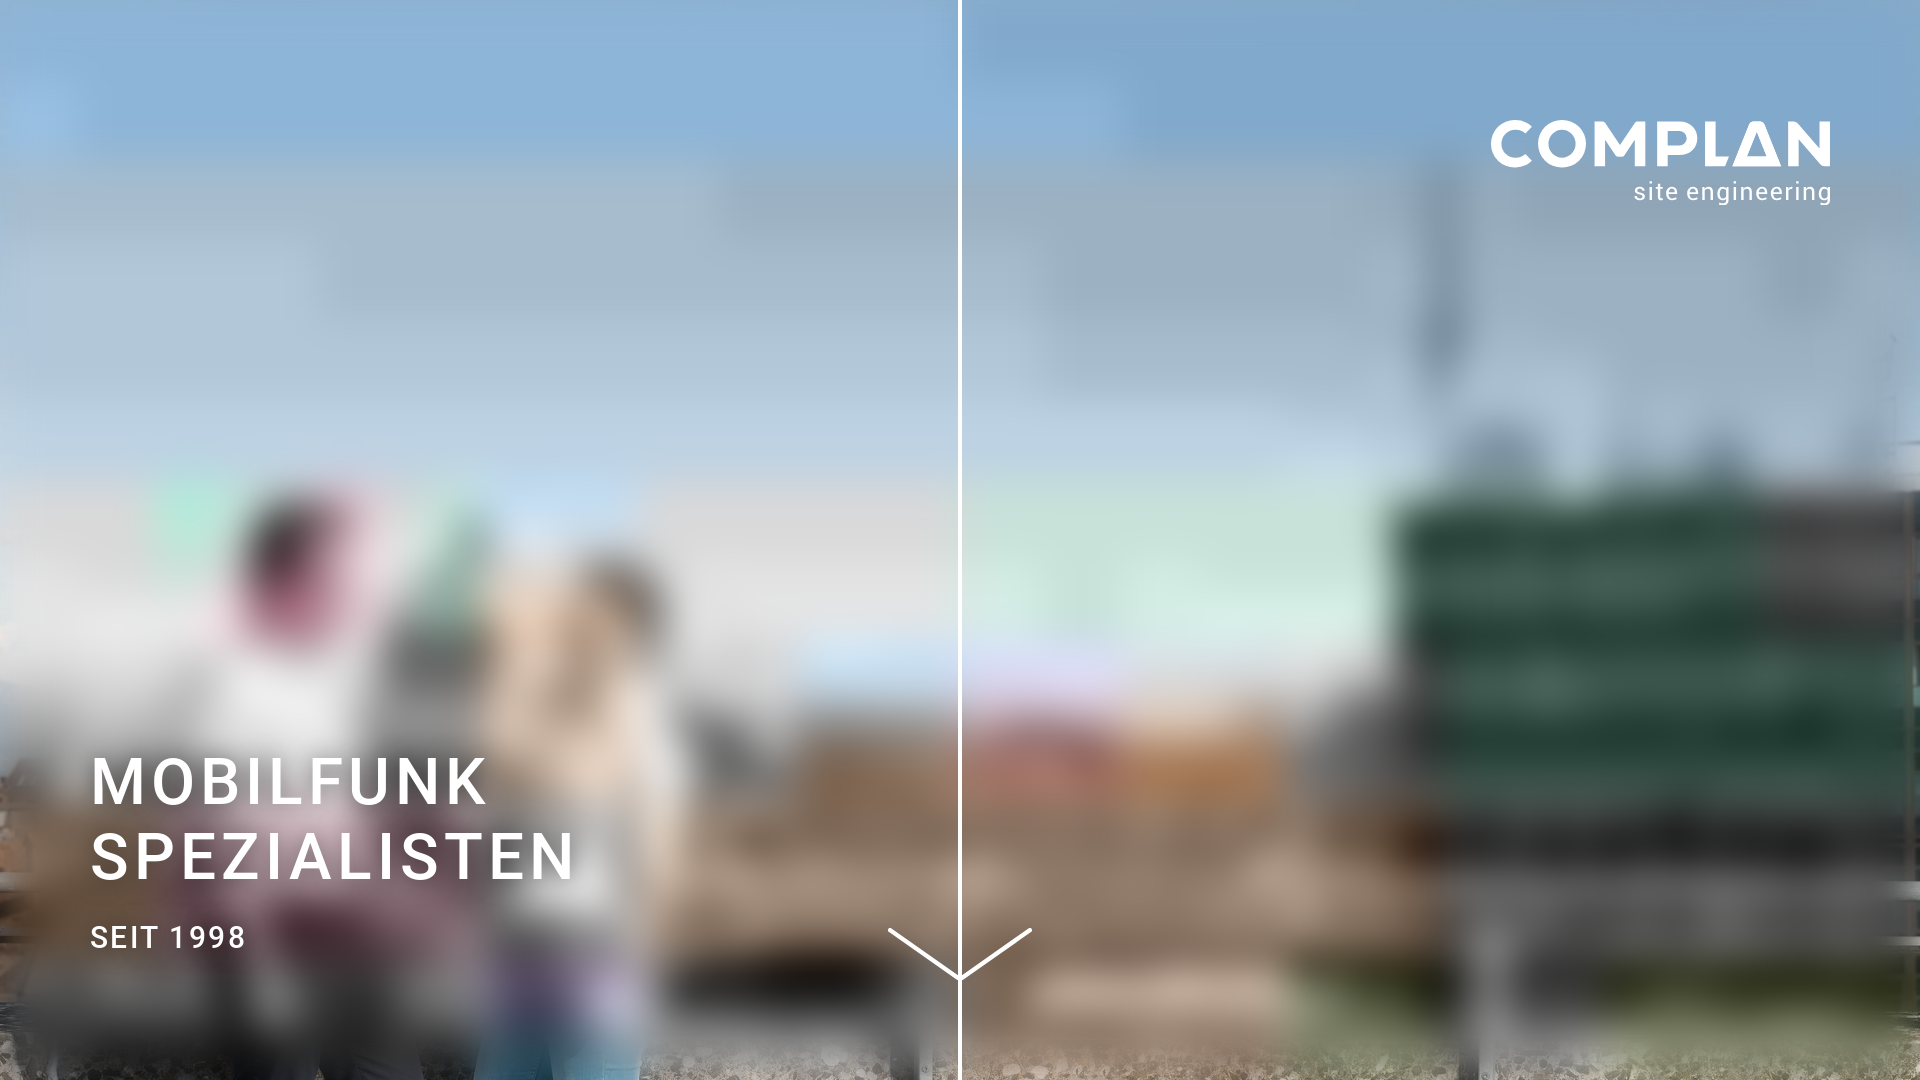 This screenshot has height=1080, width=1920. I want to click on 'Complan', so click(1660, 166).